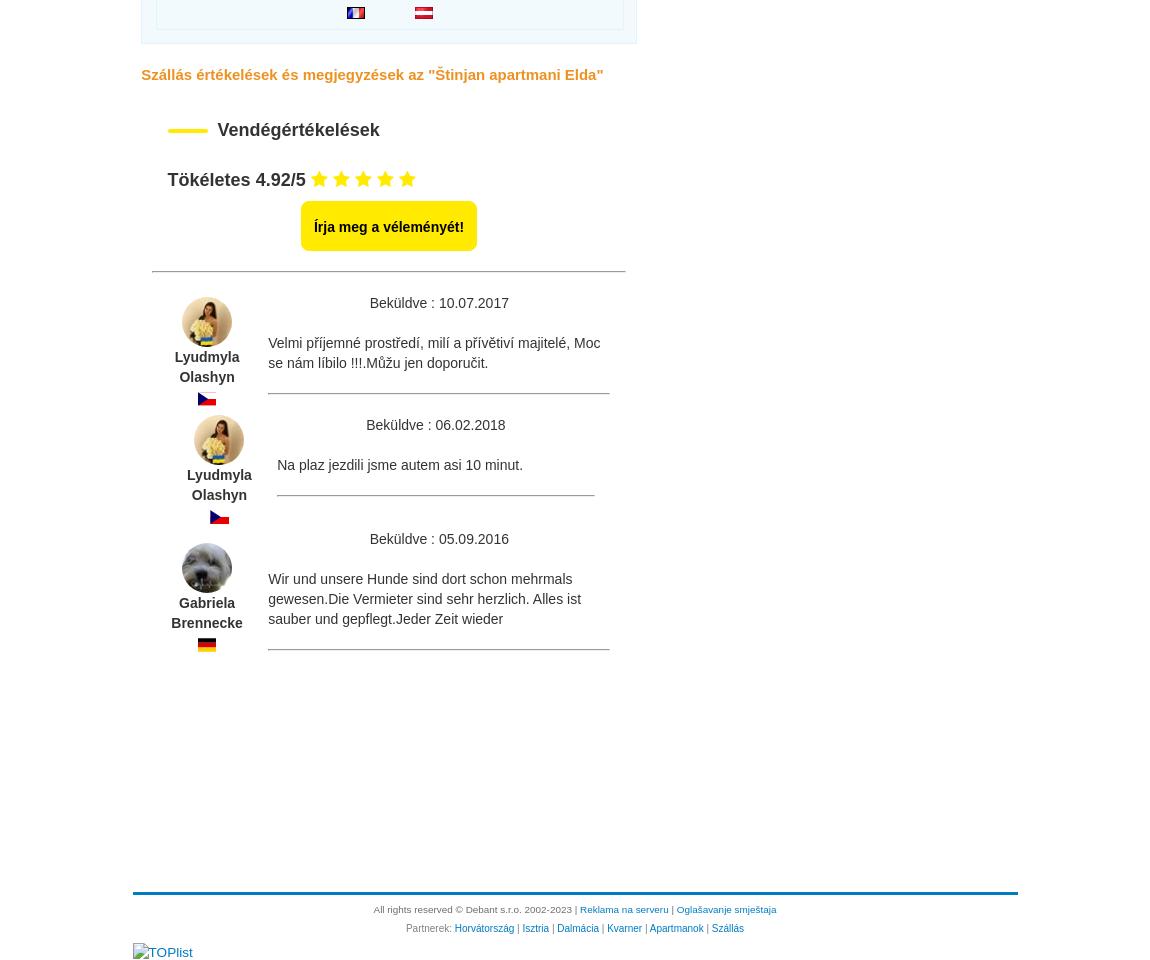 The width and height of the screenshot is (1150, 960). Describe the element at coordinates (178, 158) in the screenshot. I see `'étterem:'` at that location.